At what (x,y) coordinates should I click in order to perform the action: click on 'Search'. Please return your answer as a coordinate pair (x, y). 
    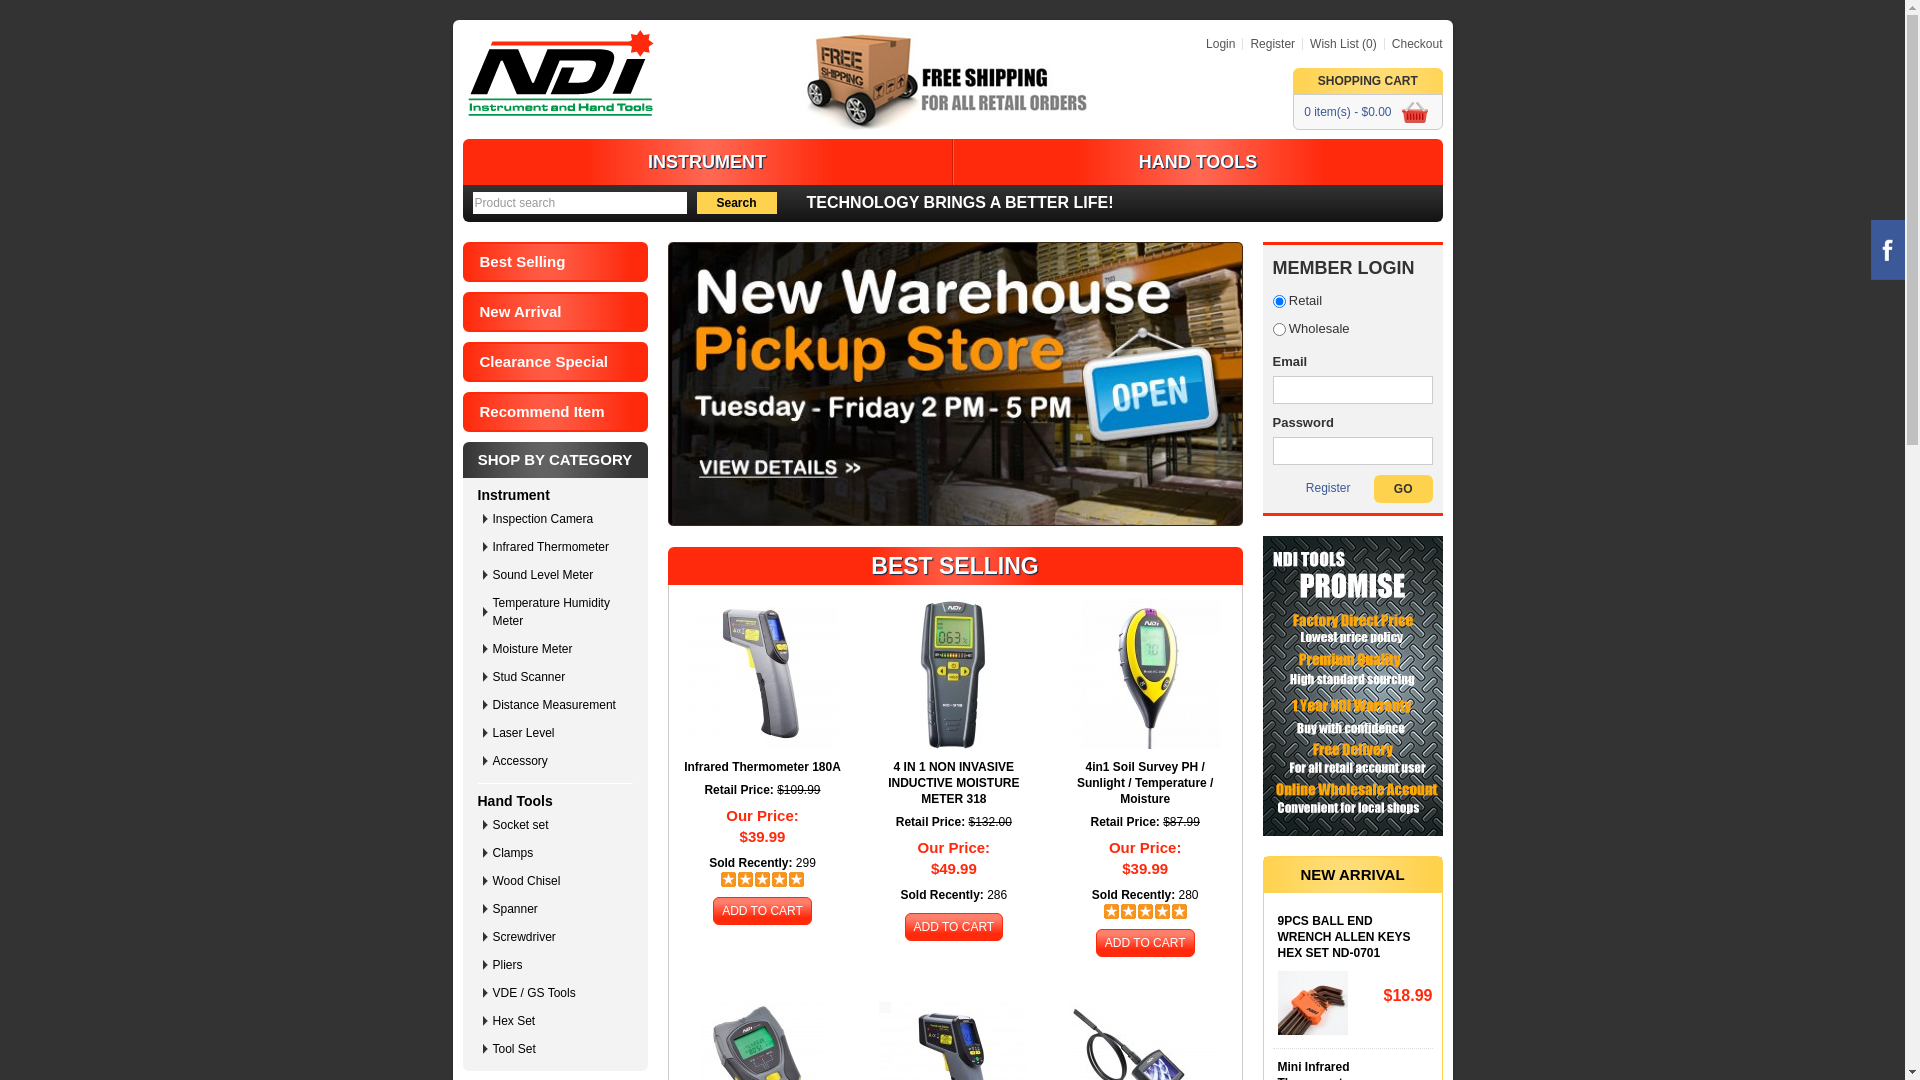
    Looking at the image, I should click on (734, 203).